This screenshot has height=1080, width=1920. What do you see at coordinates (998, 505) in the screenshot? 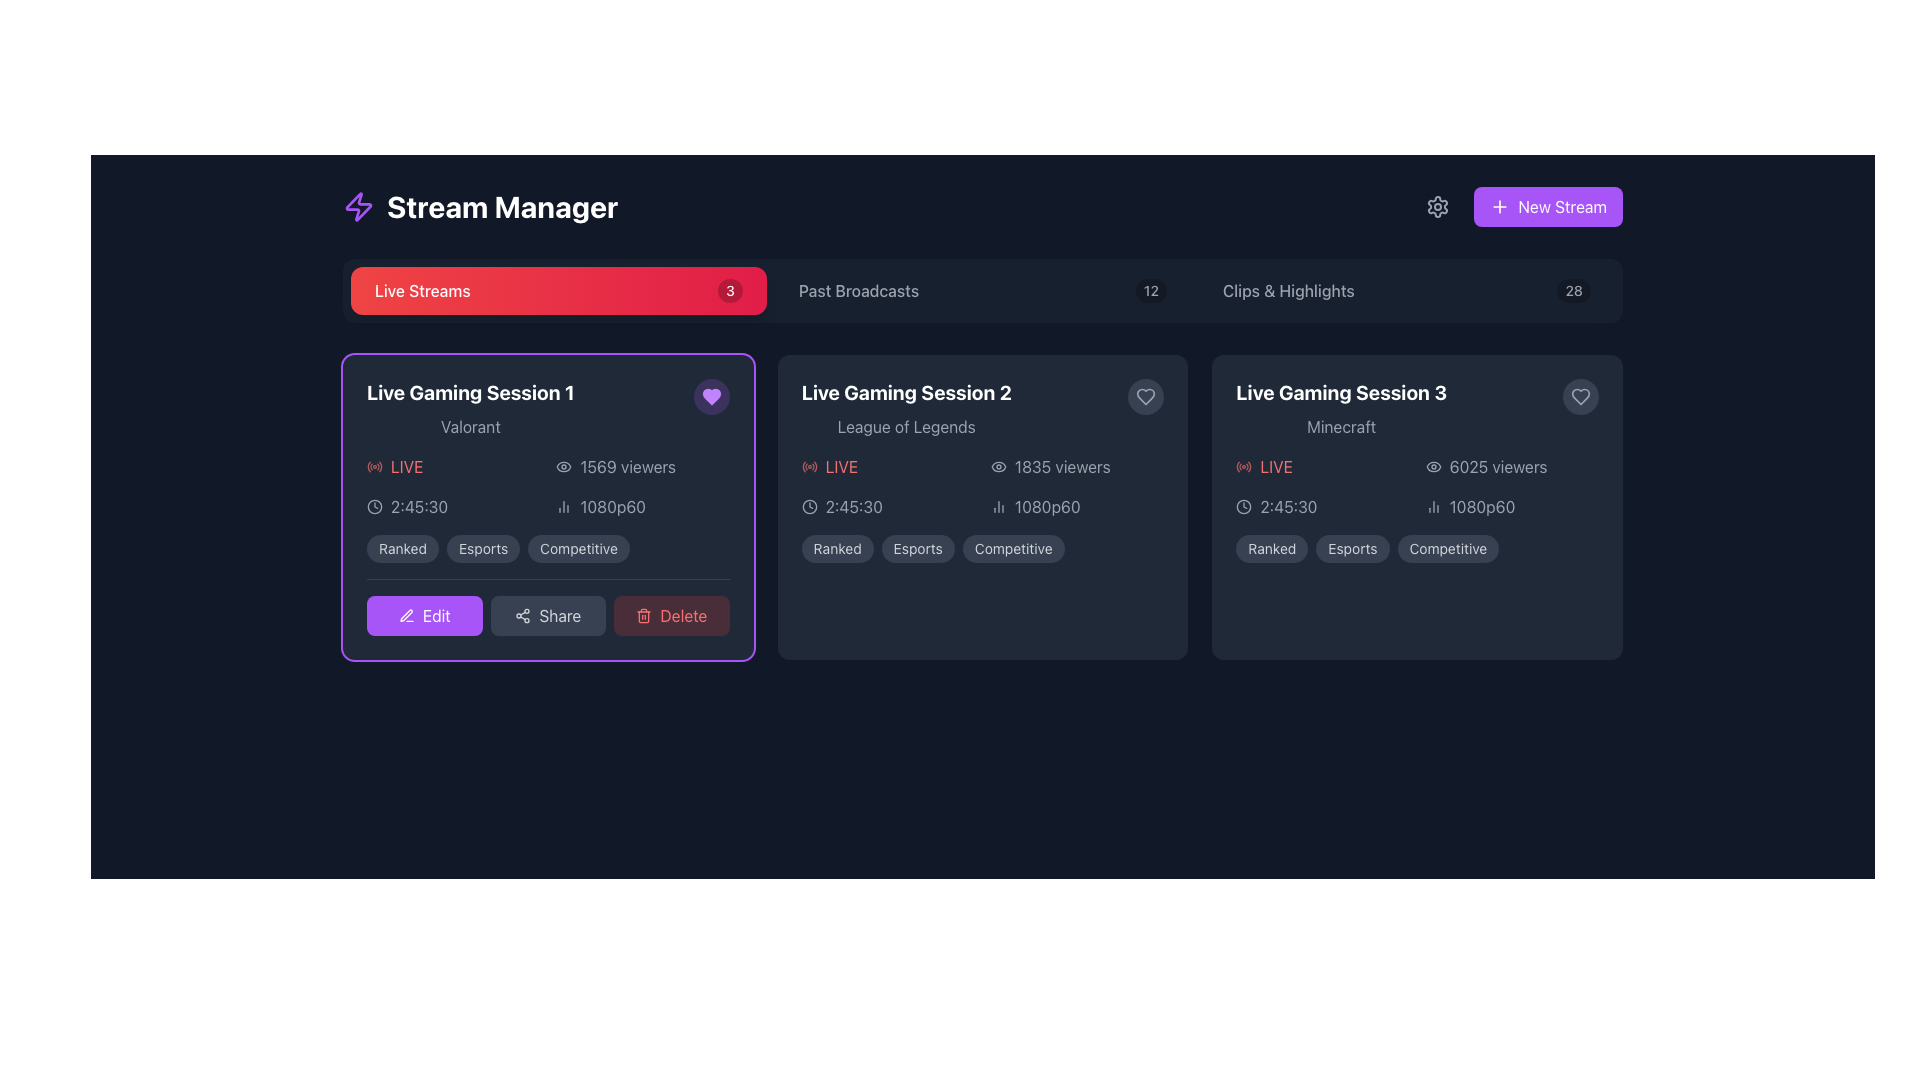
I see `the compact gray bar chart SVG icon located to the left of the text '1080p60' in the 'Live Gaming Session 2' card` at bounding box center [998, 505].